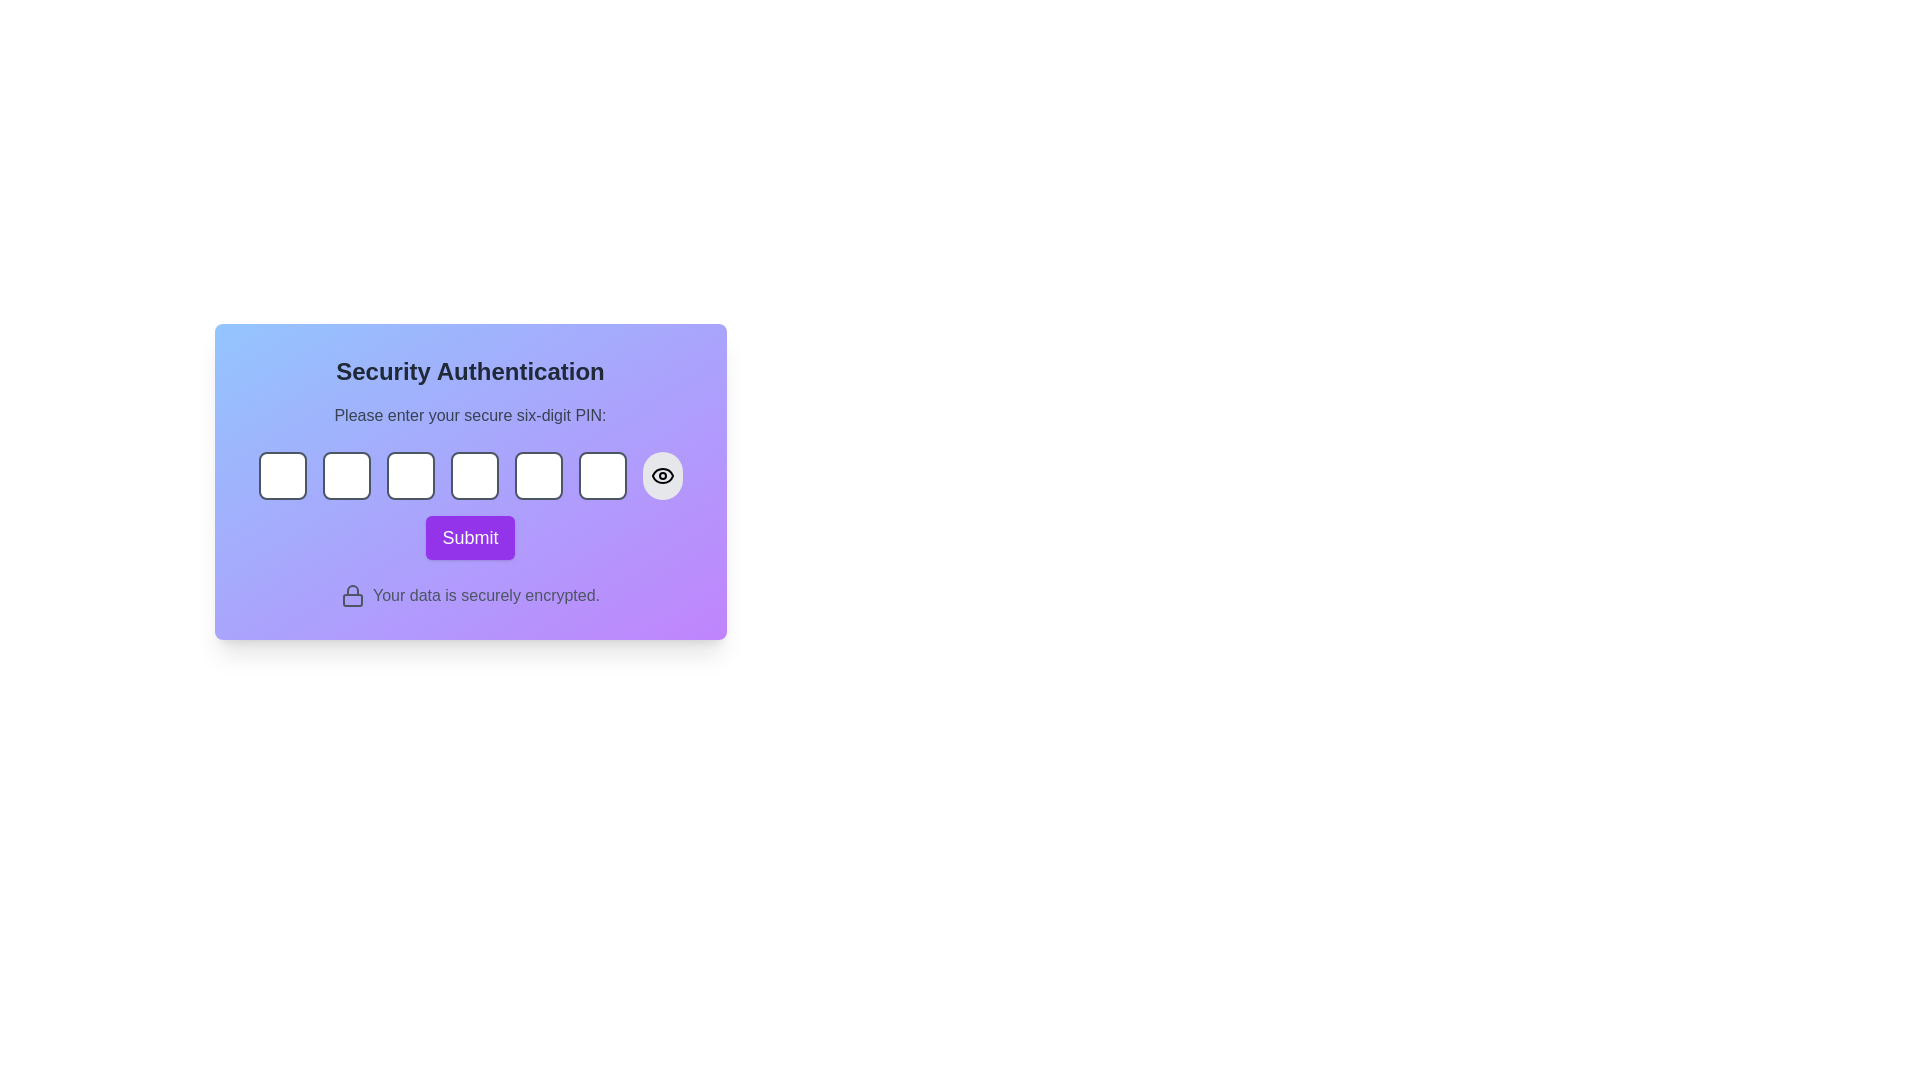 This screenshot has width=1920, height=1080. Describe the element at coordinates (473, 475) in the screenshot. I see `the fourth password input field to focus it for entering a secure PIN` at that location.